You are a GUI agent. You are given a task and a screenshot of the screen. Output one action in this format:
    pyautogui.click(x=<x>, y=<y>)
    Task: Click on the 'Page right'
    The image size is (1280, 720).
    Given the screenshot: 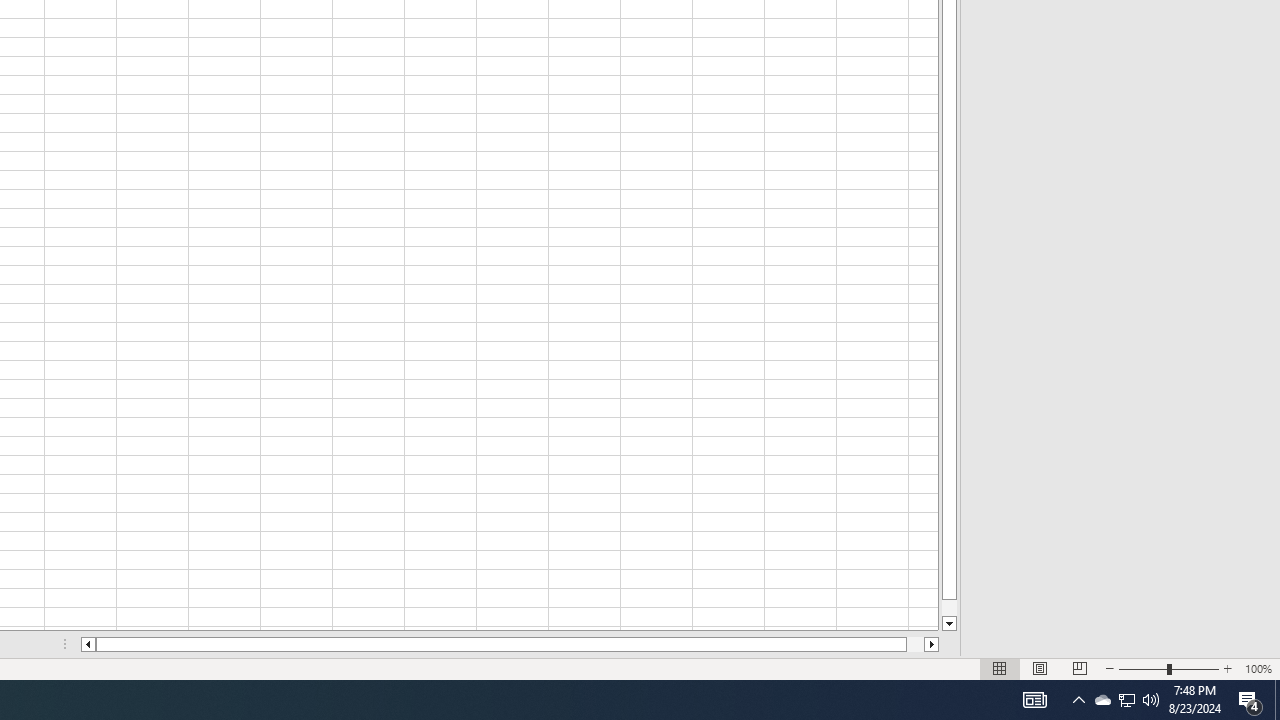 What is the action you would take?
    pyautogui.click(x=914, y=644)
    